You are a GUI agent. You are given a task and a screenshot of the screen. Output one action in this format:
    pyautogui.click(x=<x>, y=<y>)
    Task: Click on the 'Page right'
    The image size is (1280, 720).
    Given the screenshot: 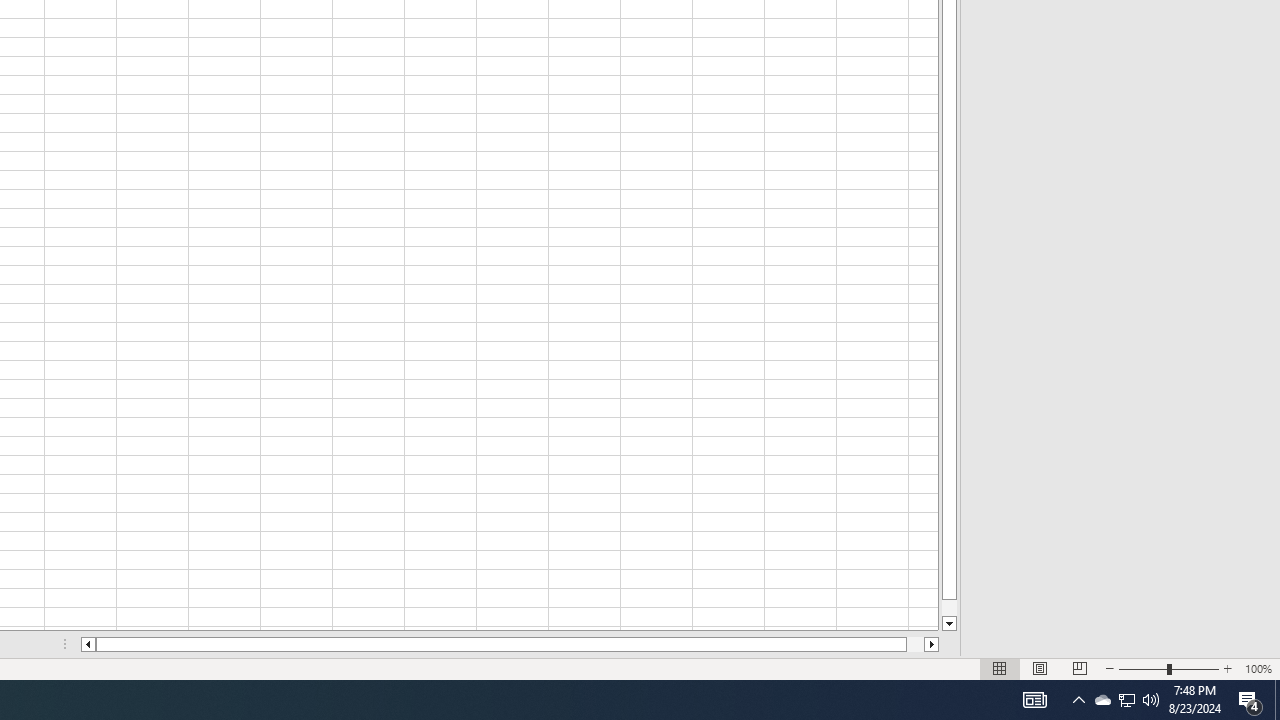 What is the action you would take?
    pyautogui.click(x=914, y=644)
    